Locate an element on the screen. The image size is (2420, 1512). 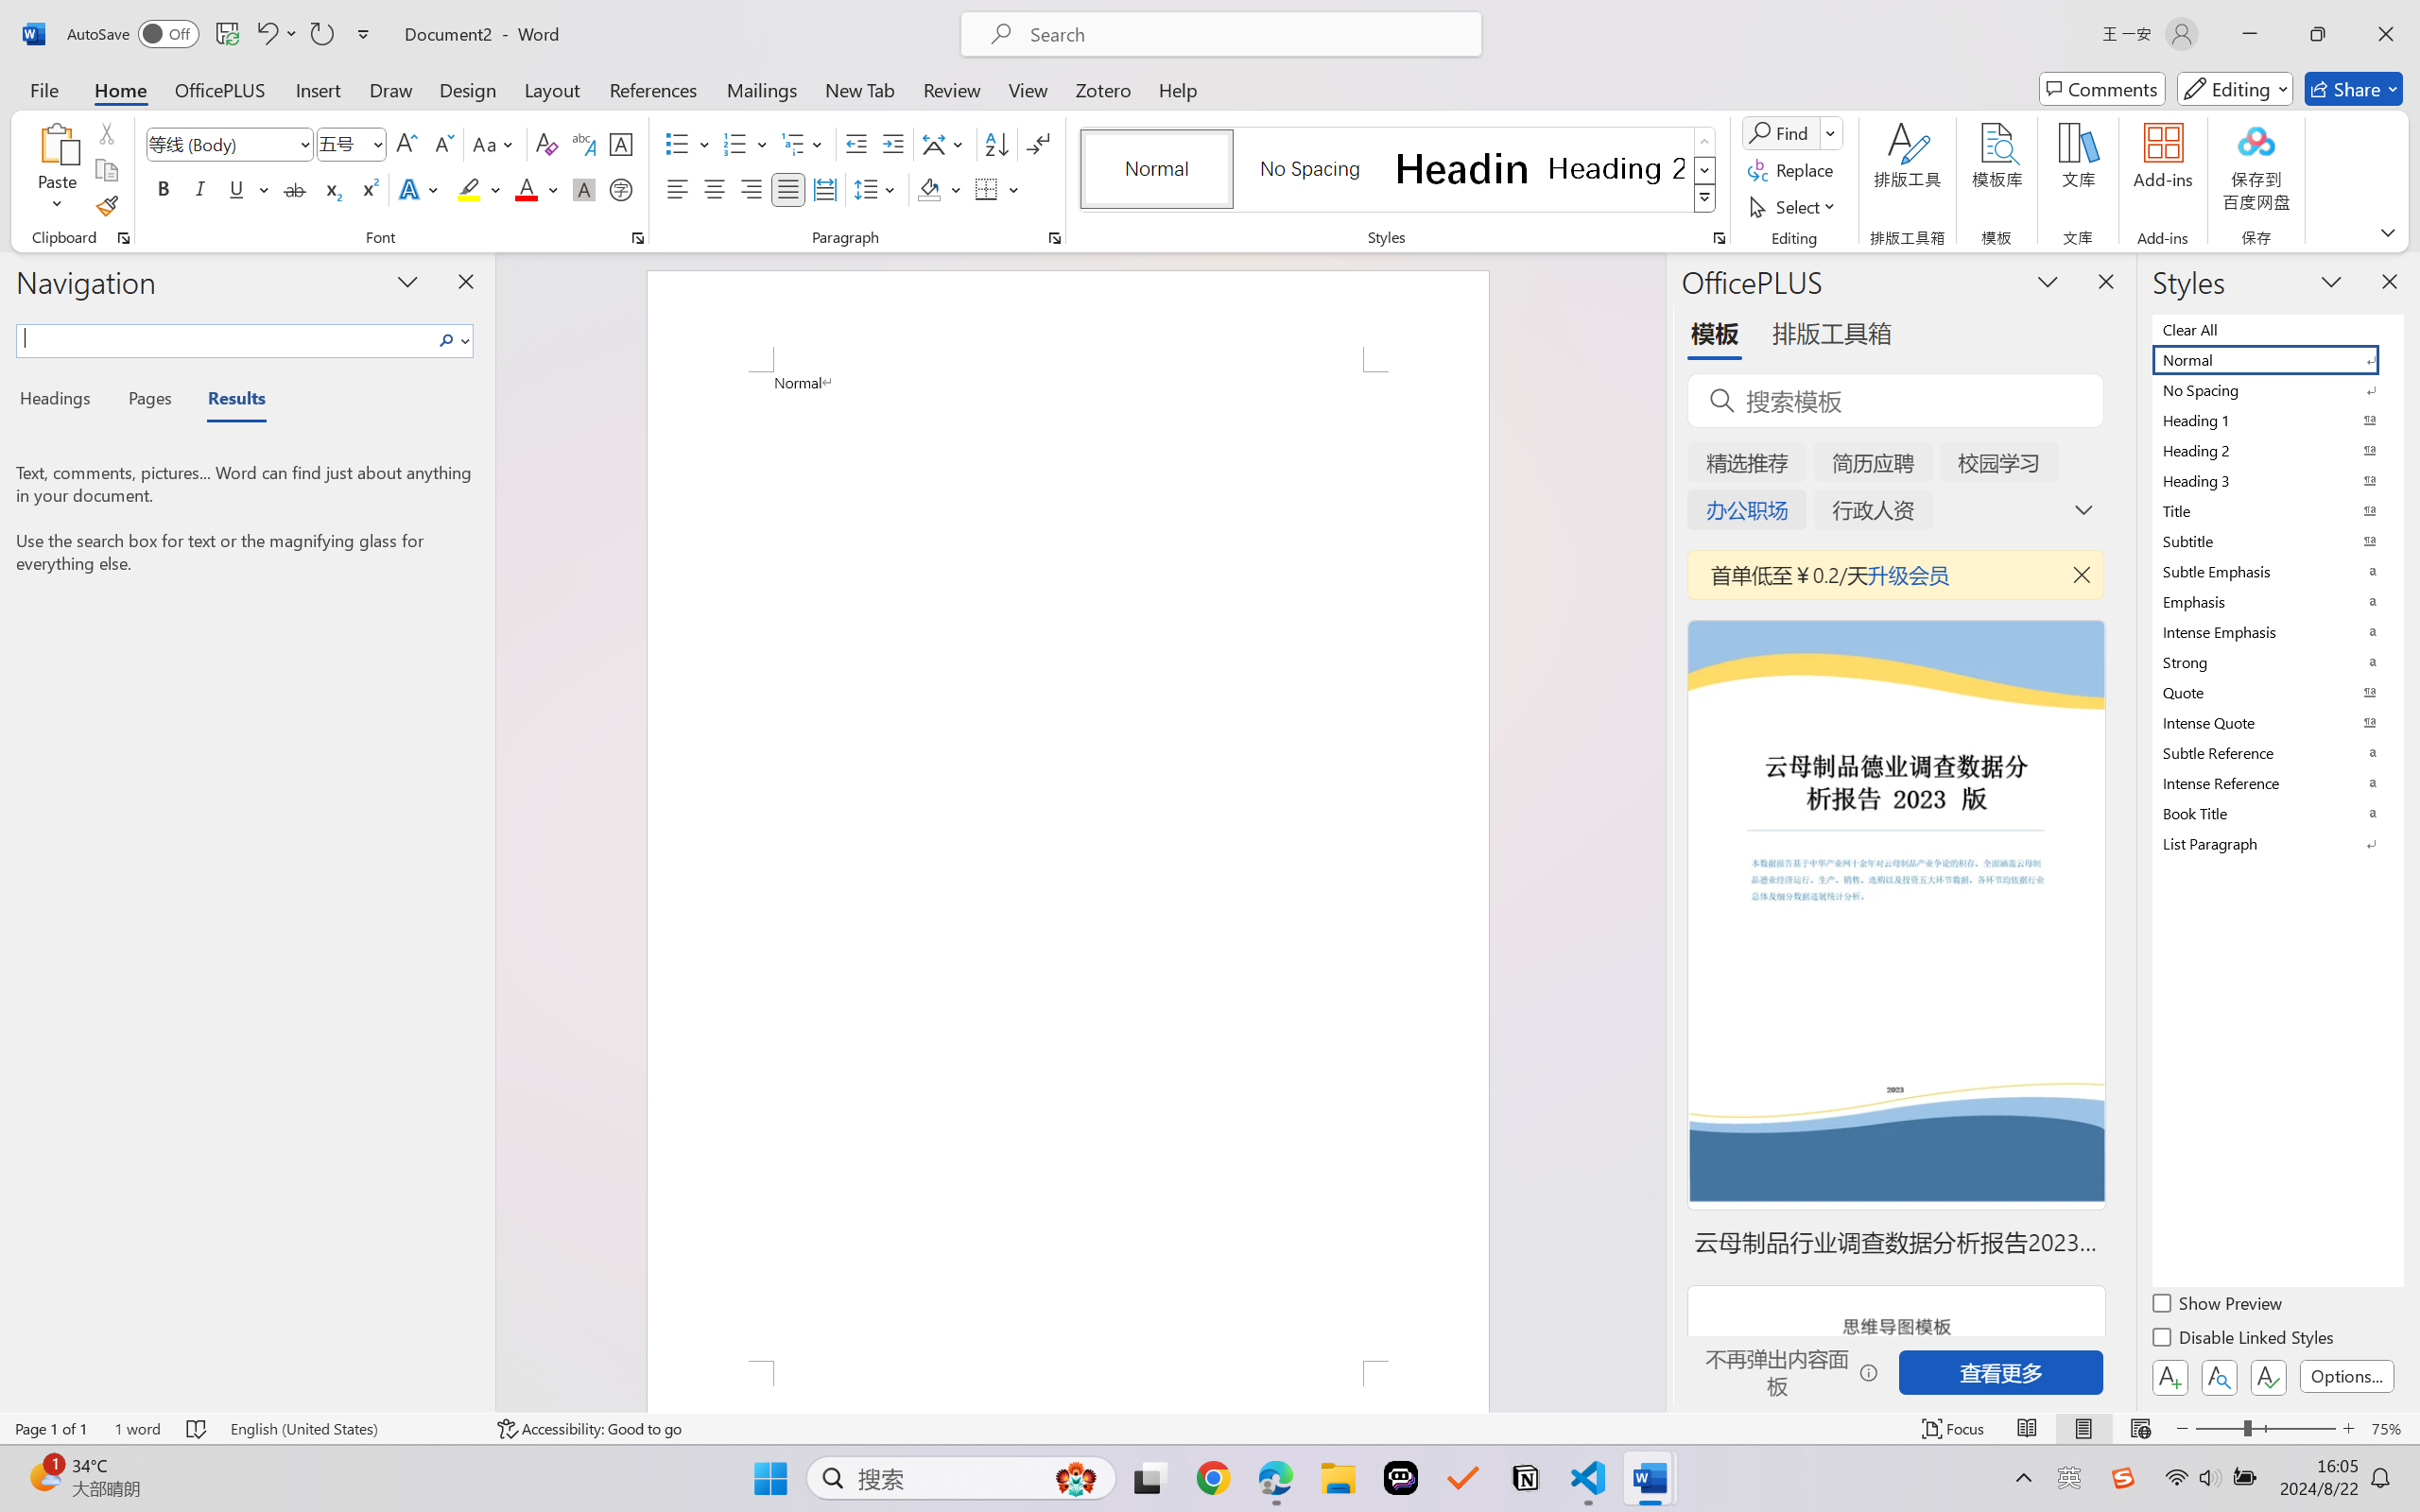
'AutoSave' is located at coordinates (133, 33).